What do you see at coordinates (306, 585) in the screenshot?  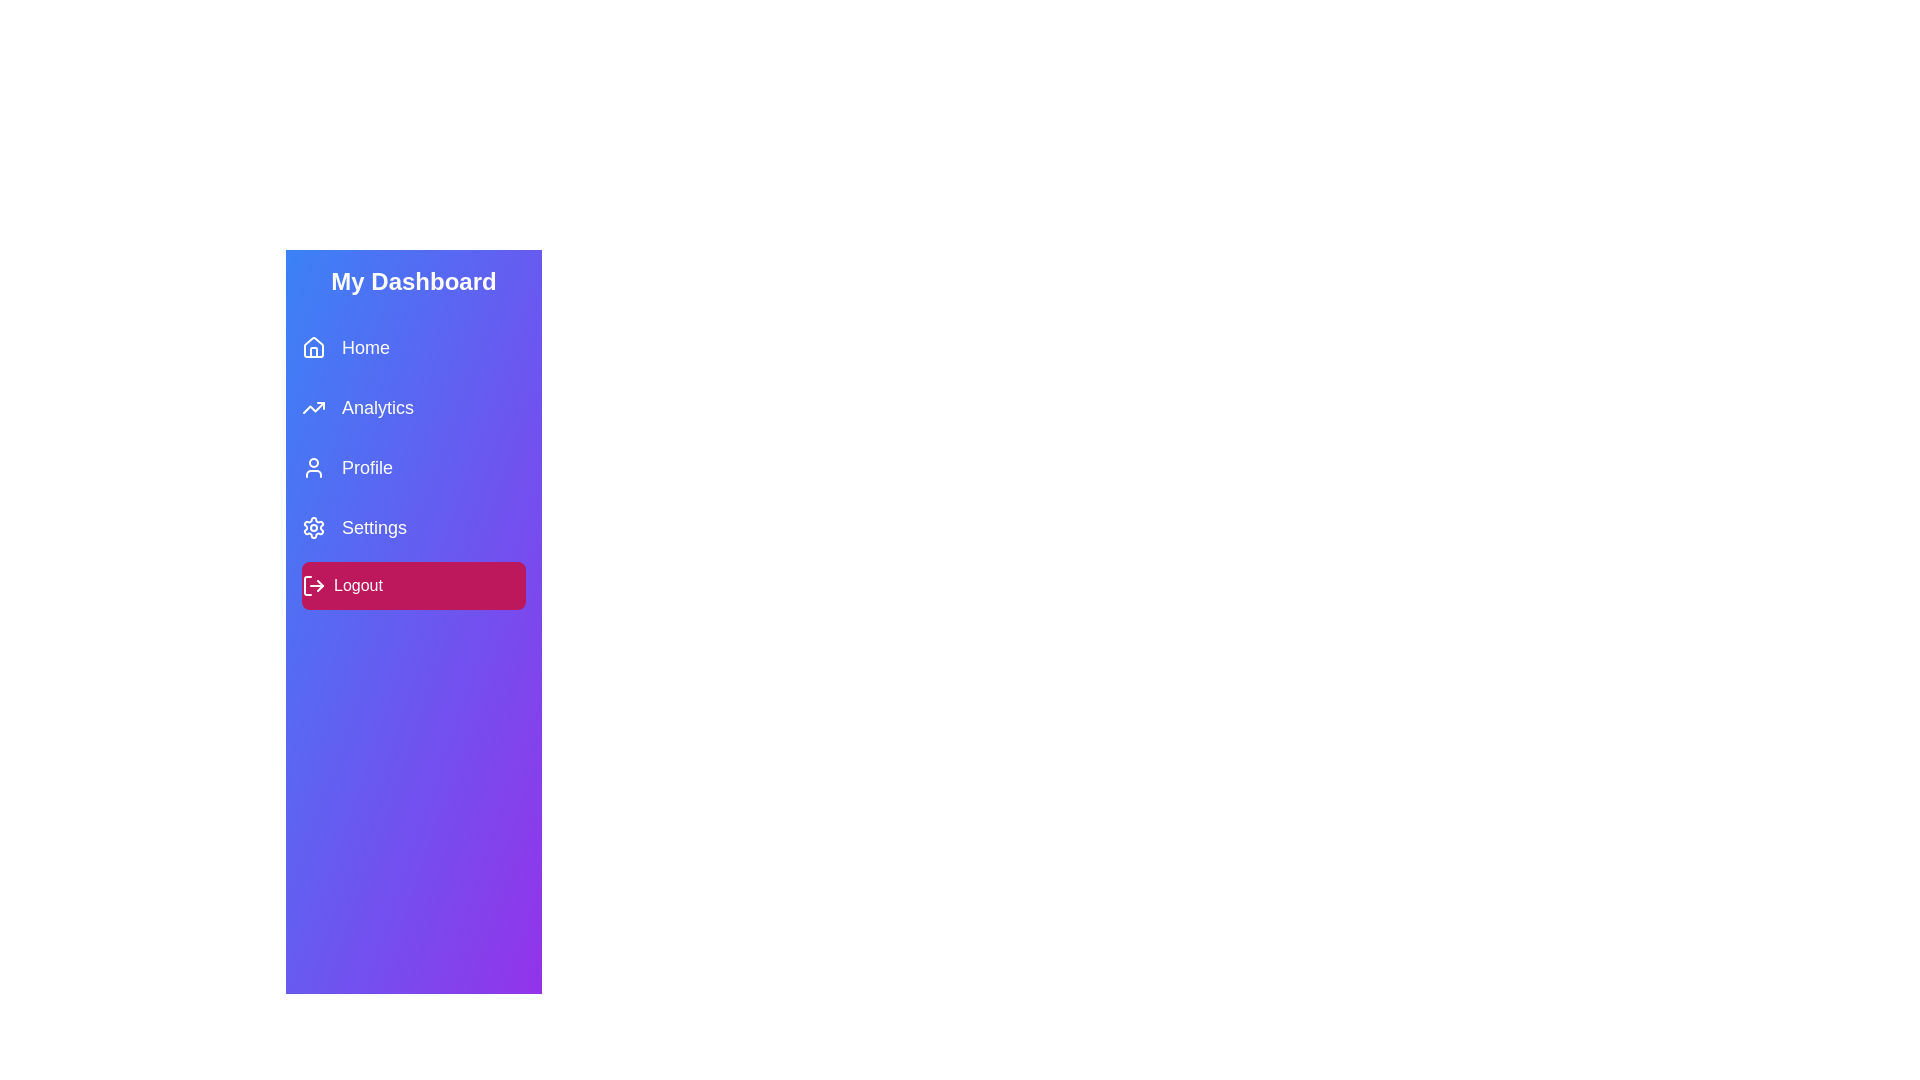 I see `the decorative vertical line component within the logout icon of the sidebar menu` at bounding box center [306, 585].